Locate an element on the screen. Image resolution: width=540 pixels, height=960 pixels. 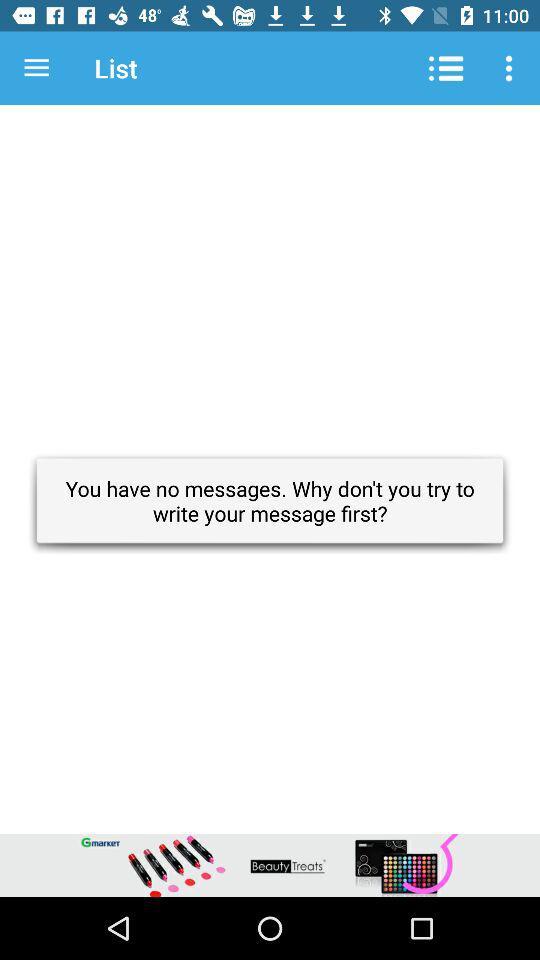
the you have no is located at coordinates (270, 500).